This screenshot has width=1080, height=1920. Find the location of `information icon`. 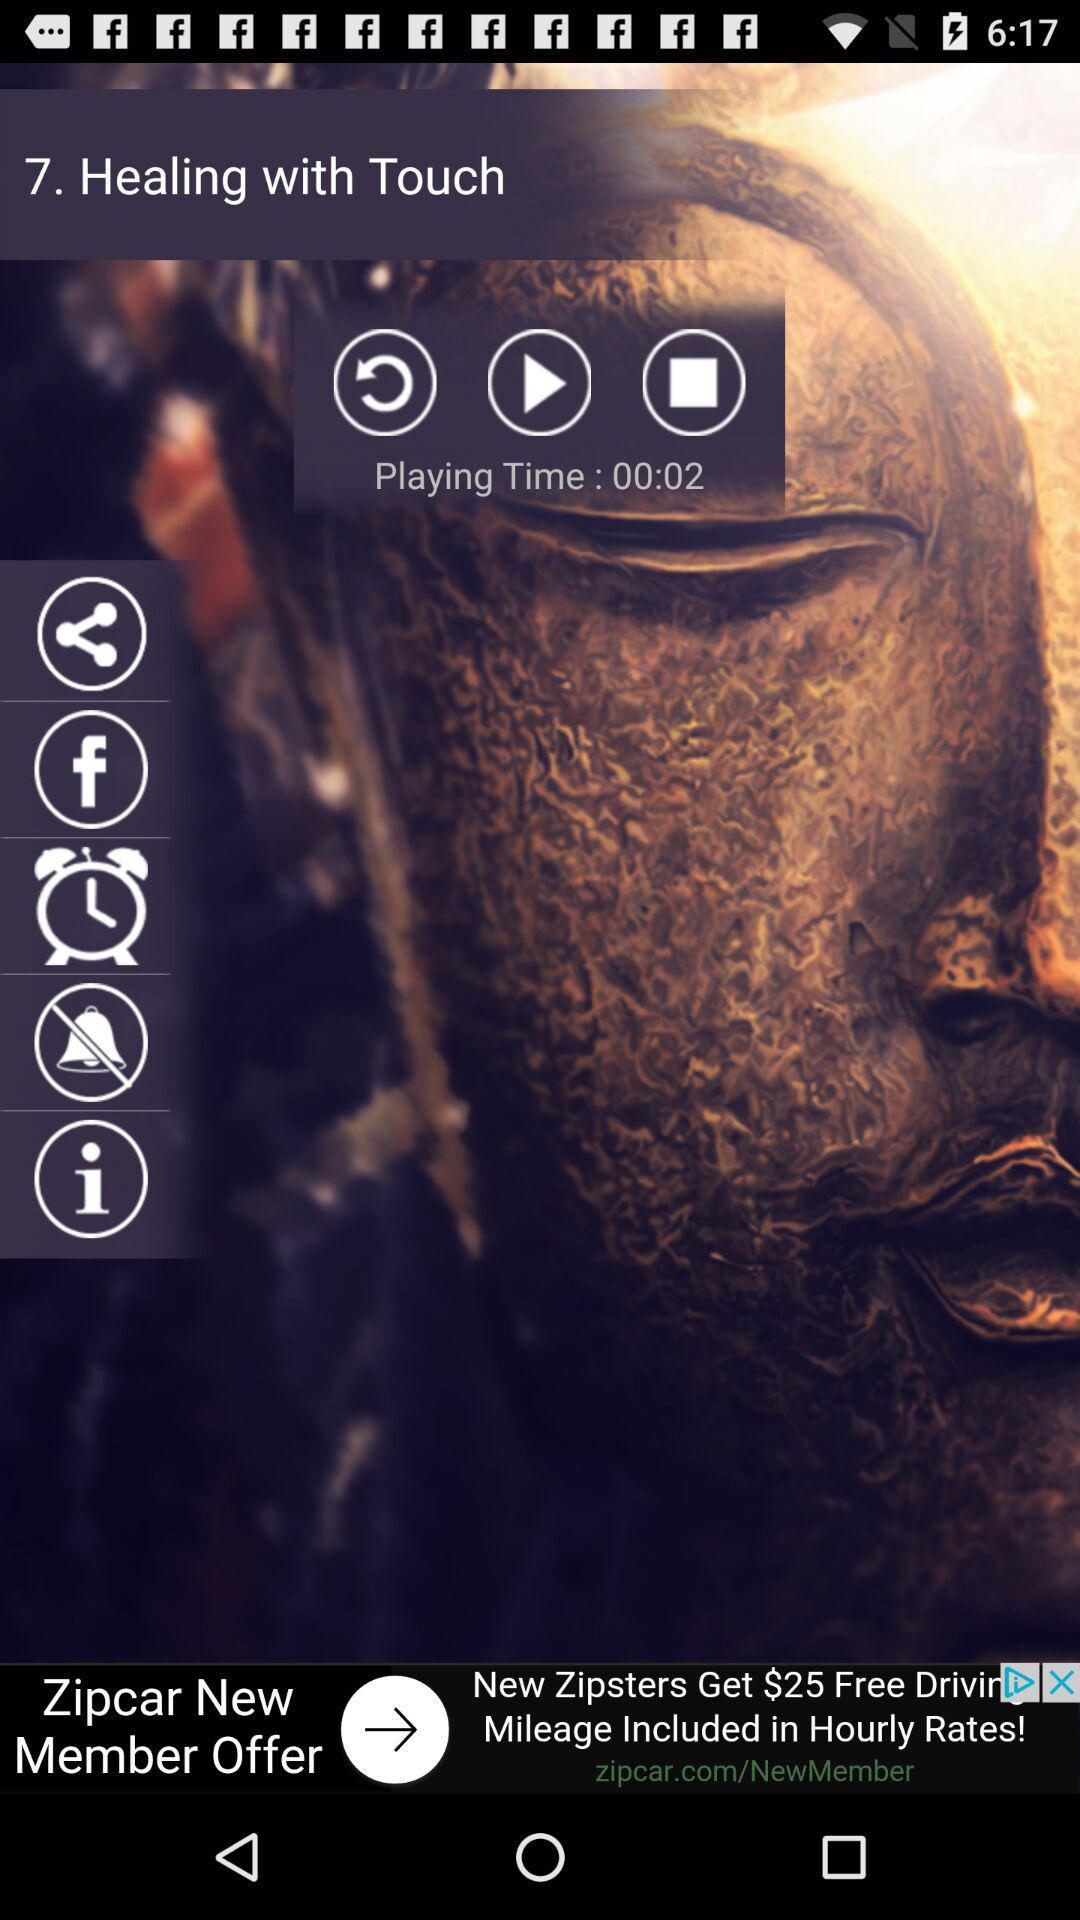

information icon is located at coordinates (91, 1179).